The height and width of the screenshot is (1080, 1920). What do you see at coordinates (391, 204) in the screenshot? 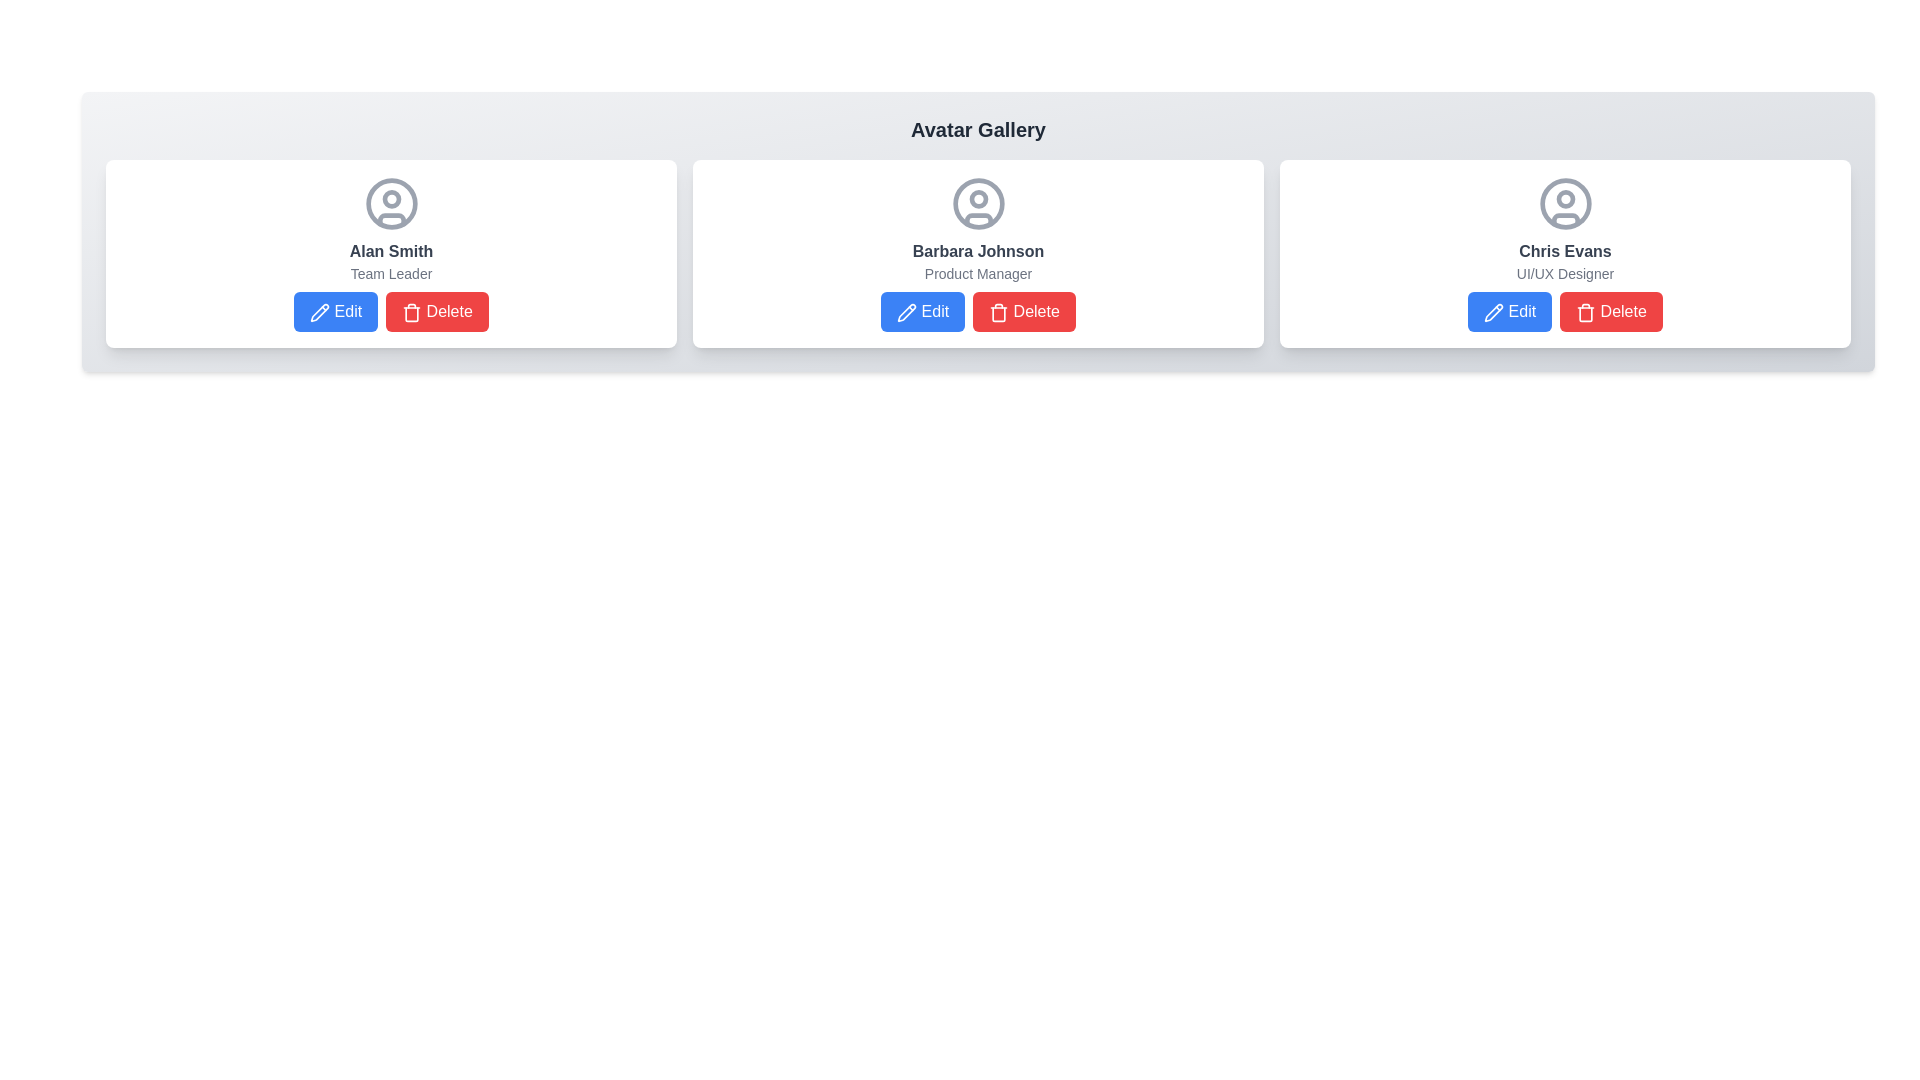
I see `the user icon representing 'Alan Smith' in the 'Avatar Gallery' section, which is located above the user's name and role text` at bounding box center [391, 204].